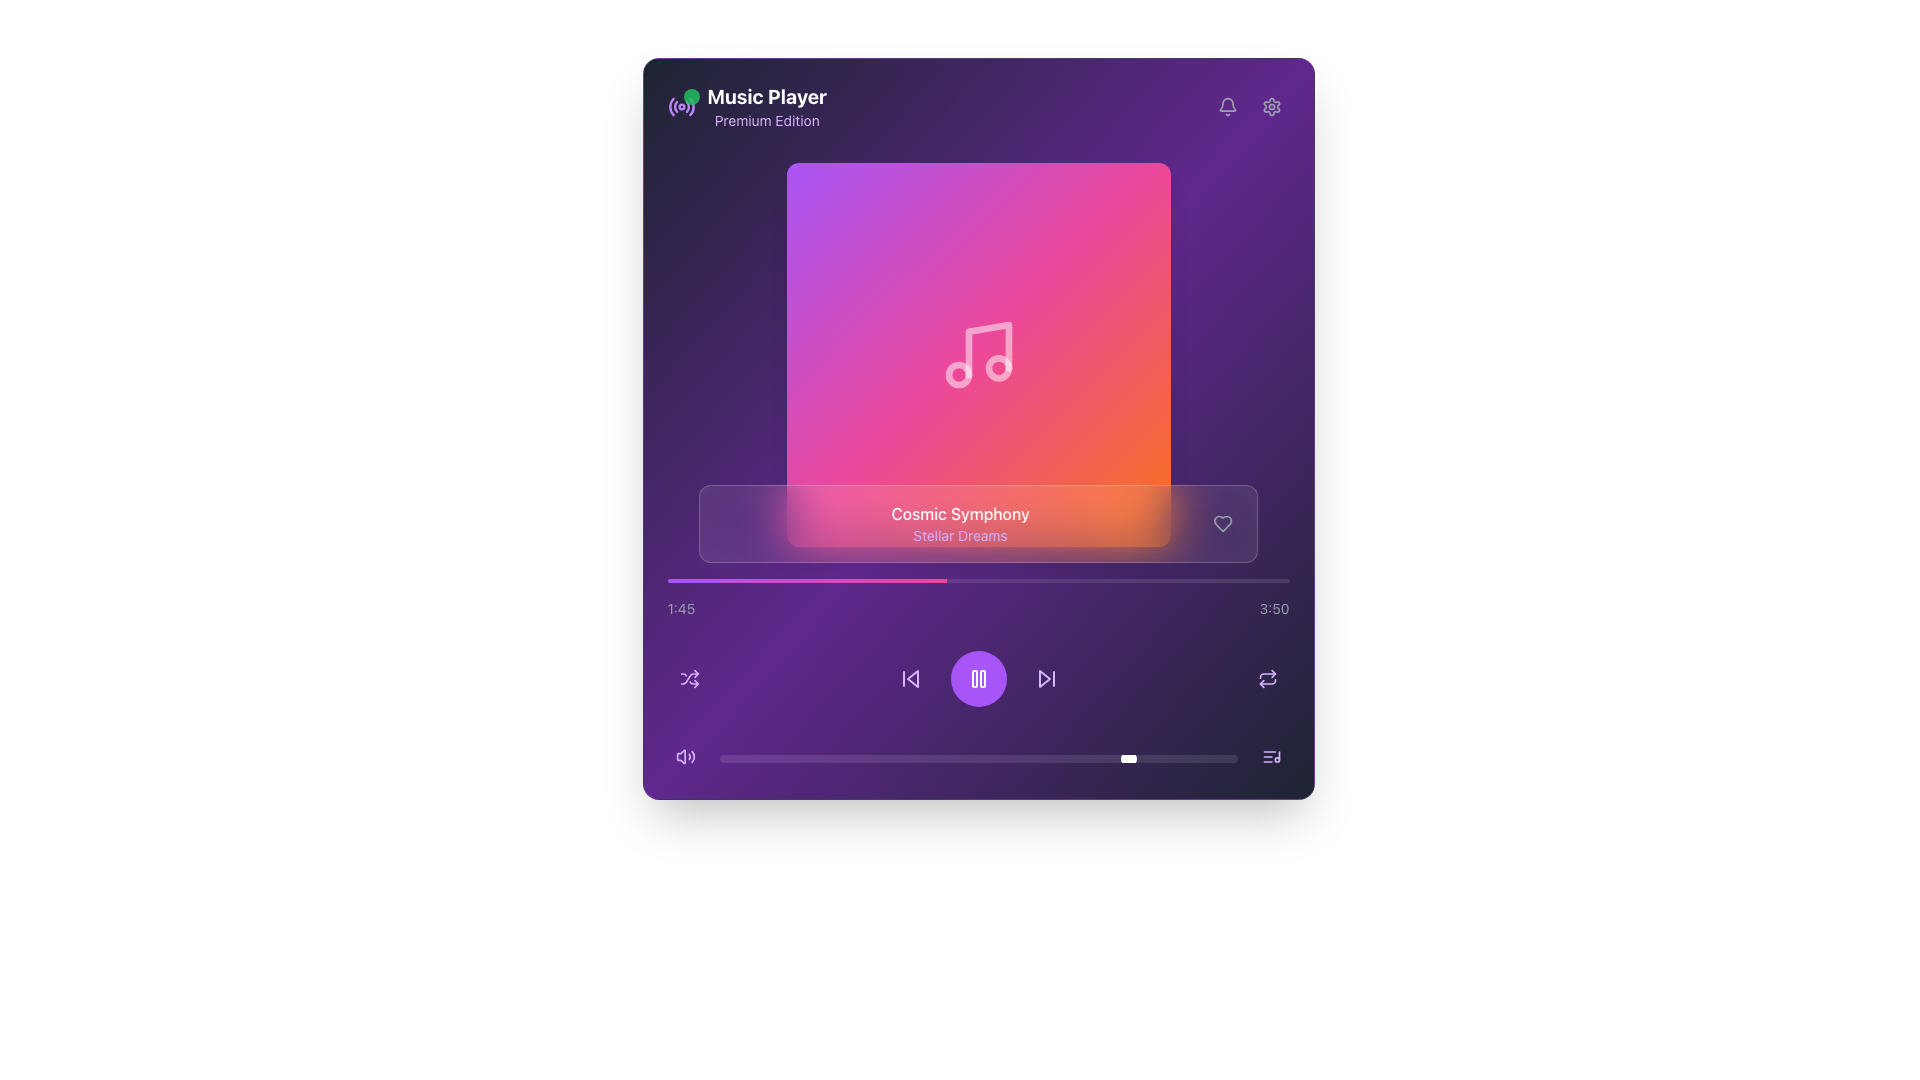 This screenshot has height=1080, width=1920. Describe the element at coordinates (1045, 677) in the screenshot. I see `the skip forward button, which is the third interactive button in the playback controls, located directly to the right of the play/pause button` at that location.